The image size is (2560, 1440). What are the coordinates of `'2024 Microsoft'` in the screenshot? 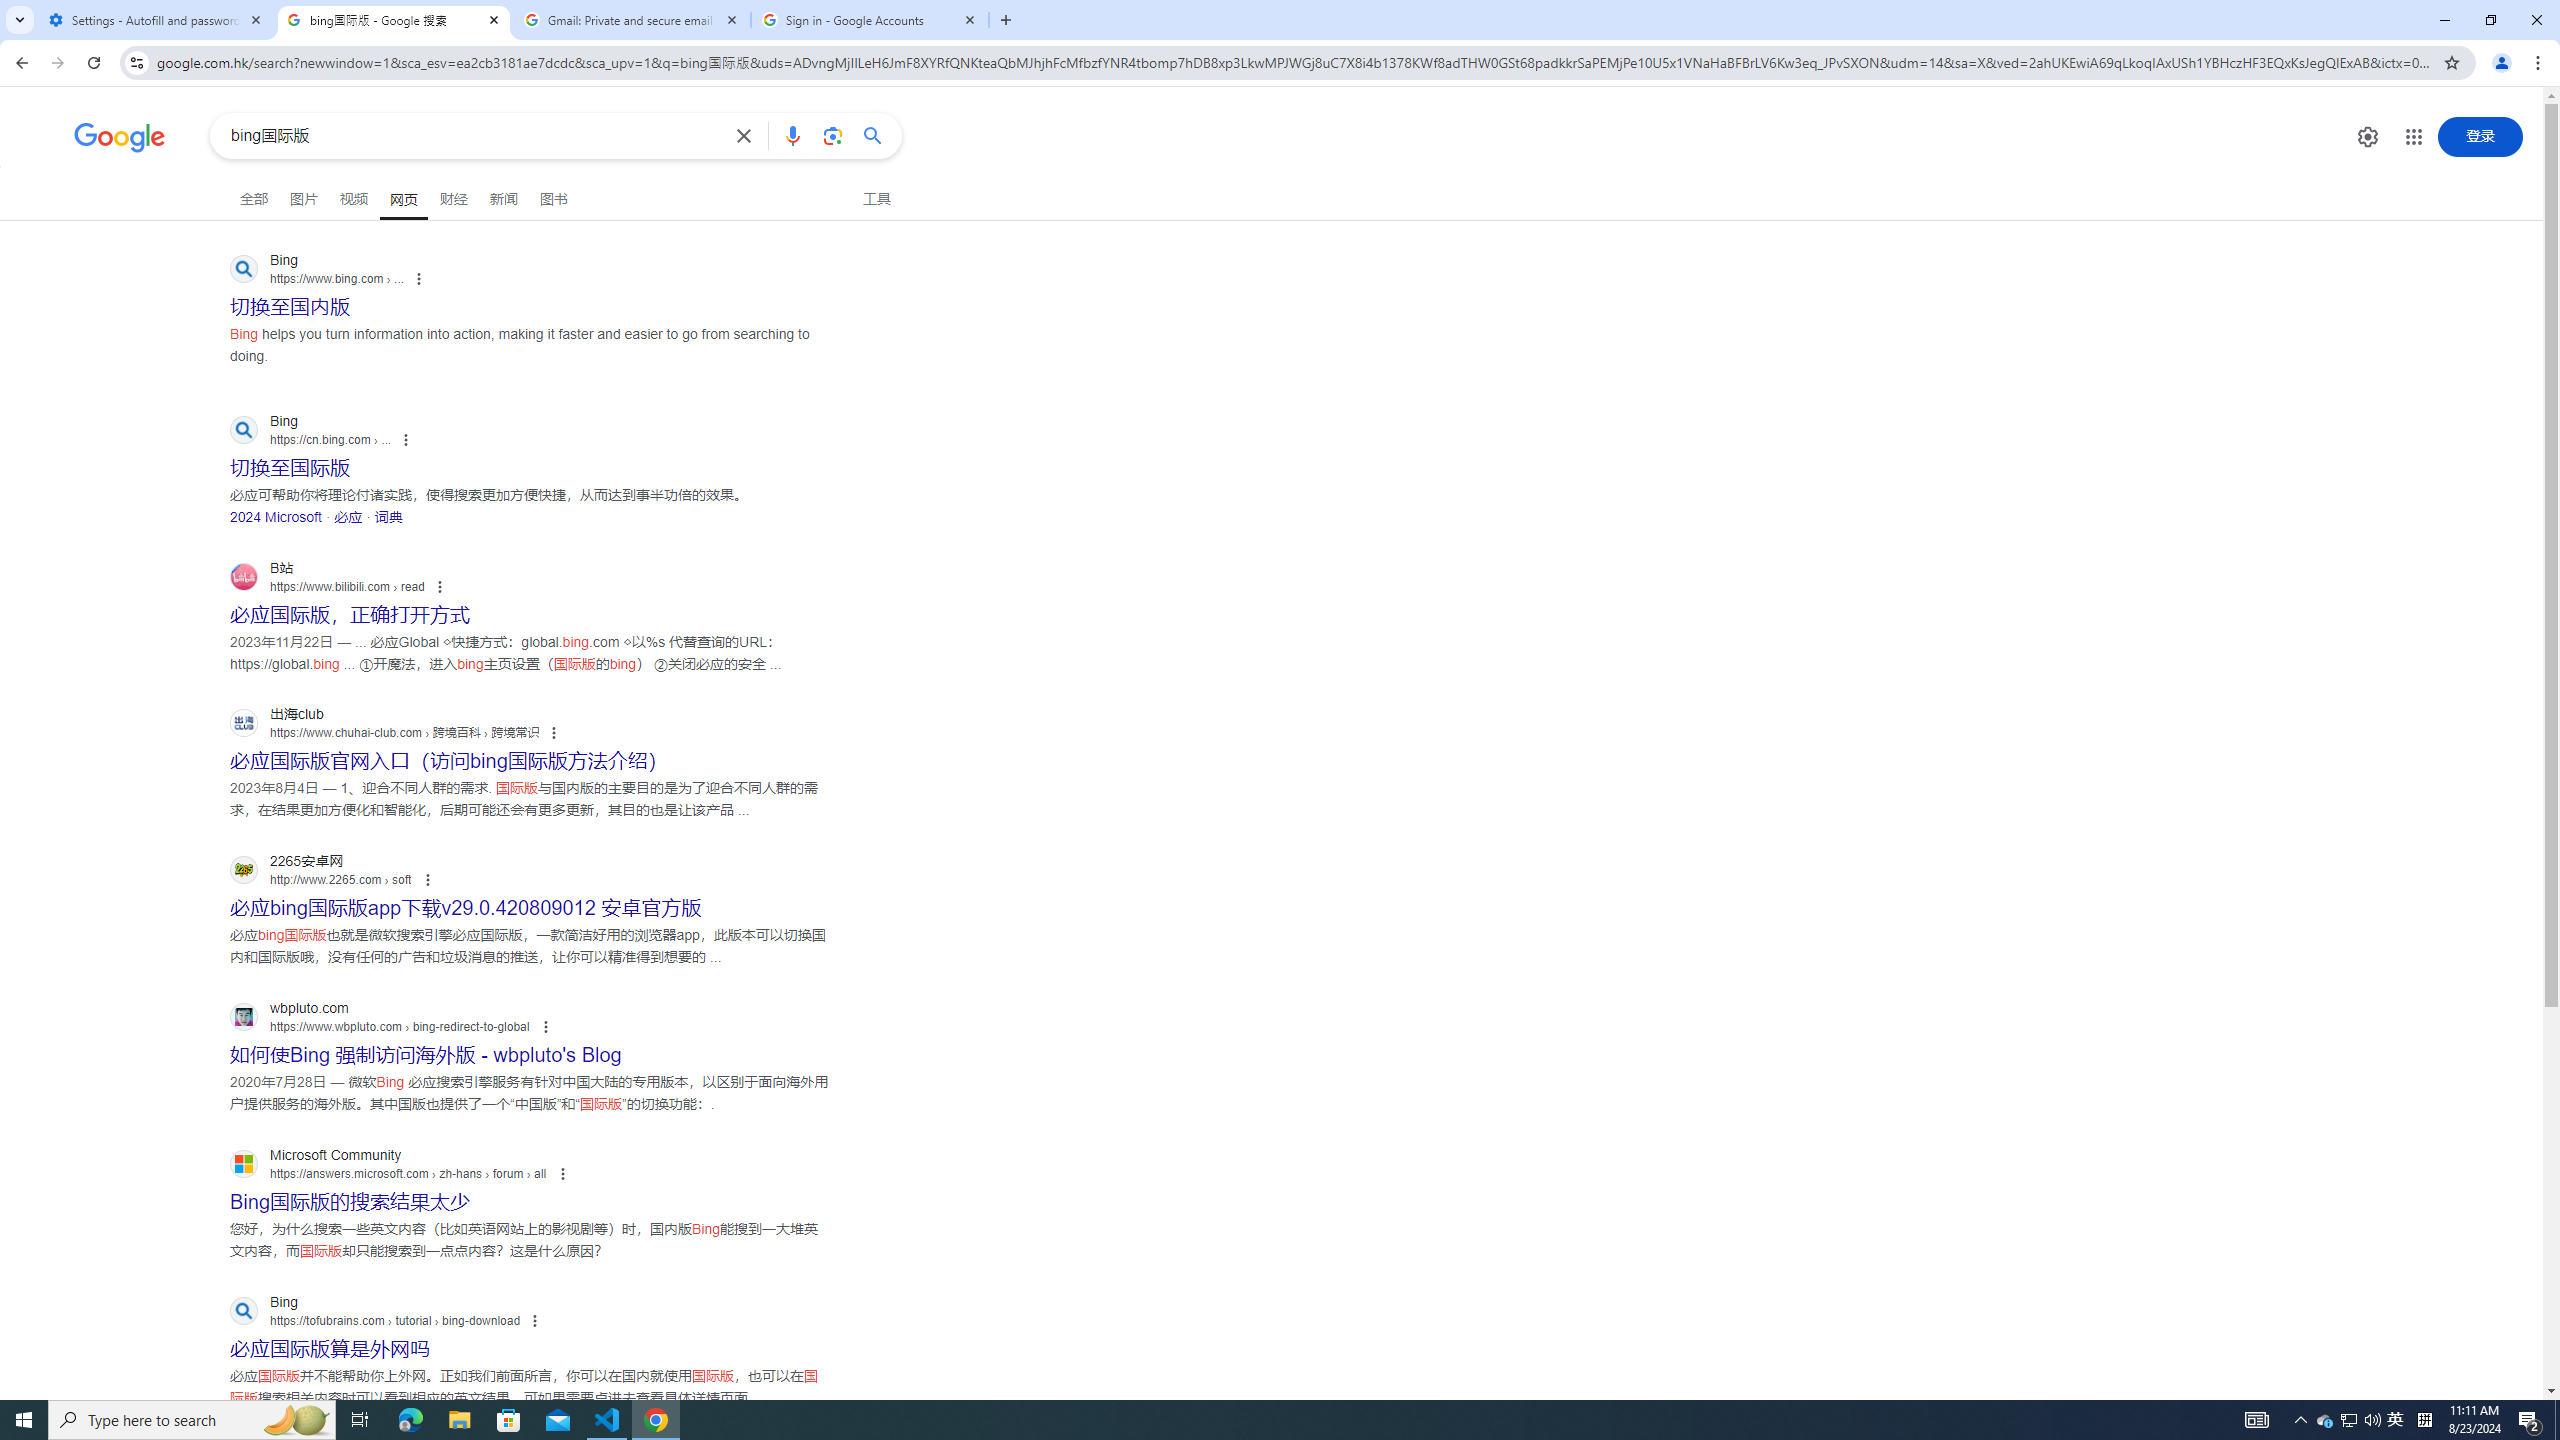 It's located at (276, 516).